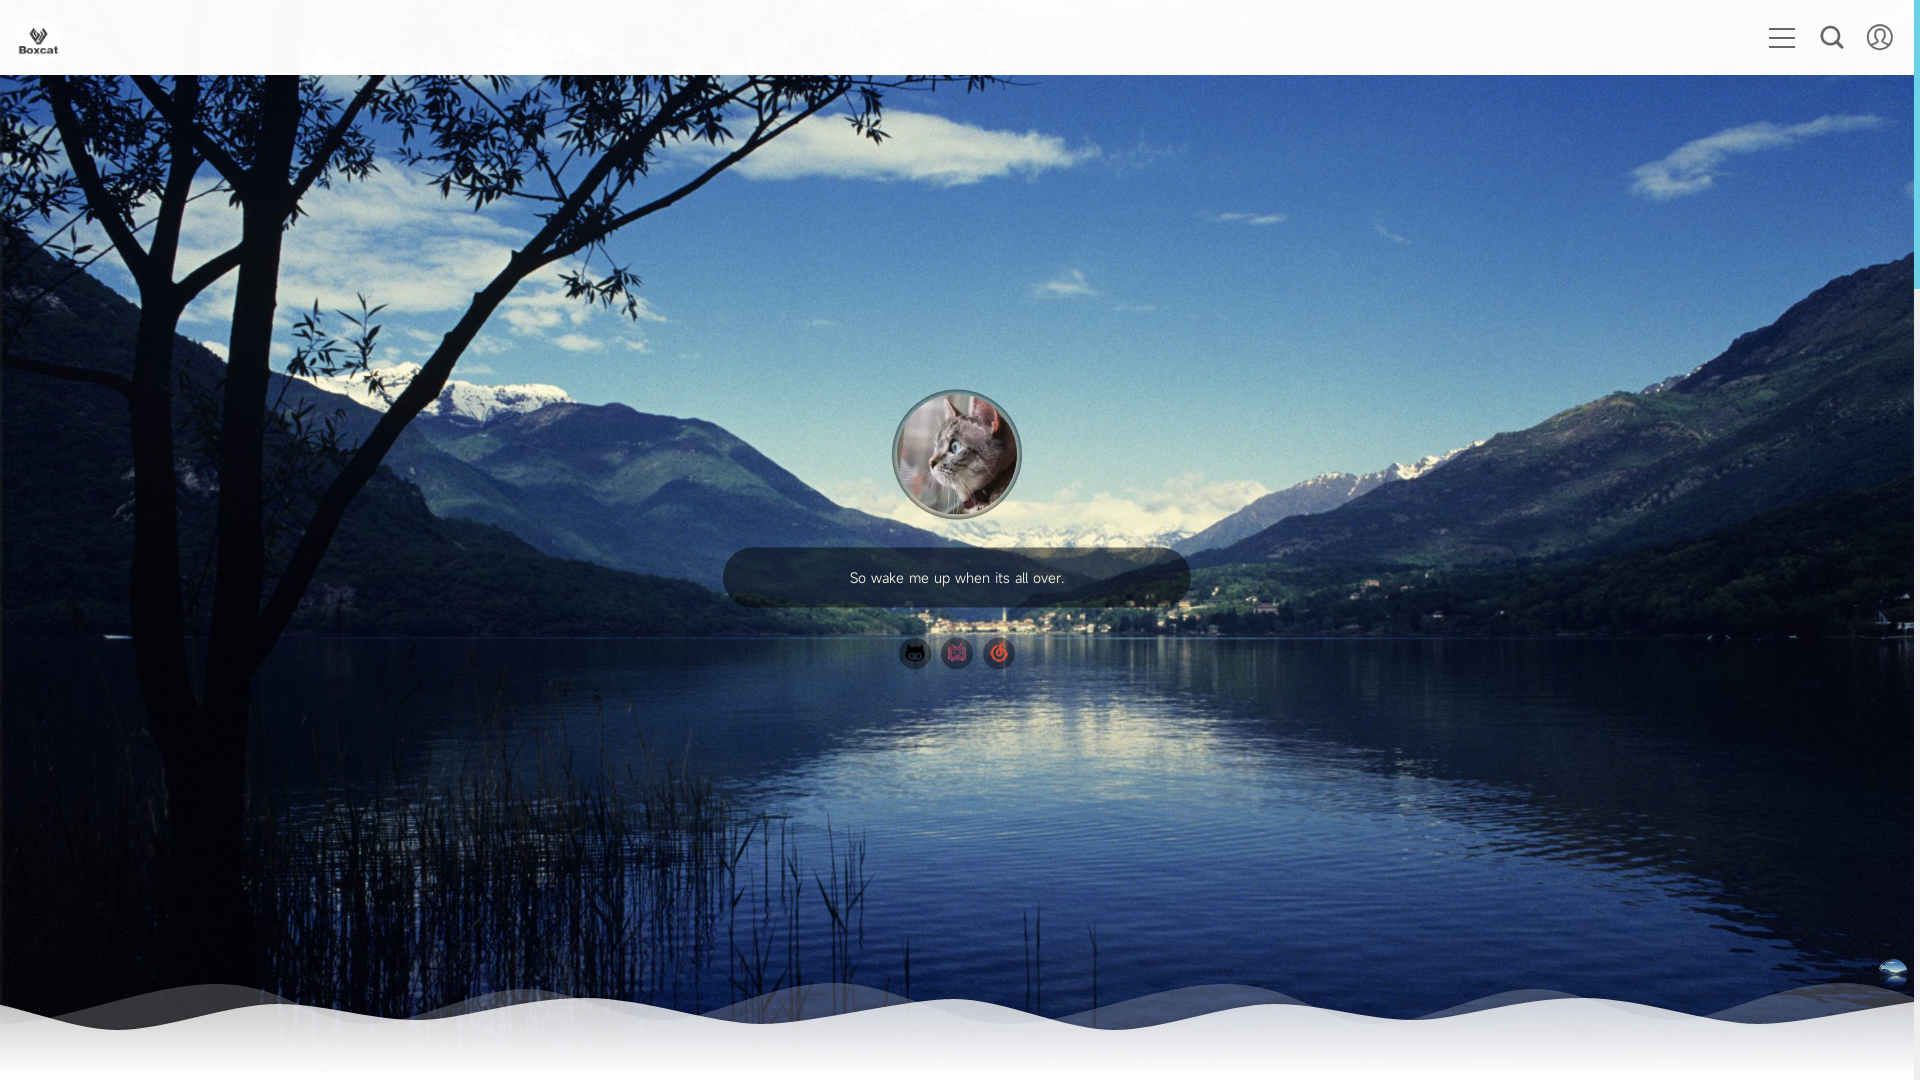  What do you see at coordinates (955, 652) in the screenshot?
I see `'bilibili'` at bounding box center [955, 652].